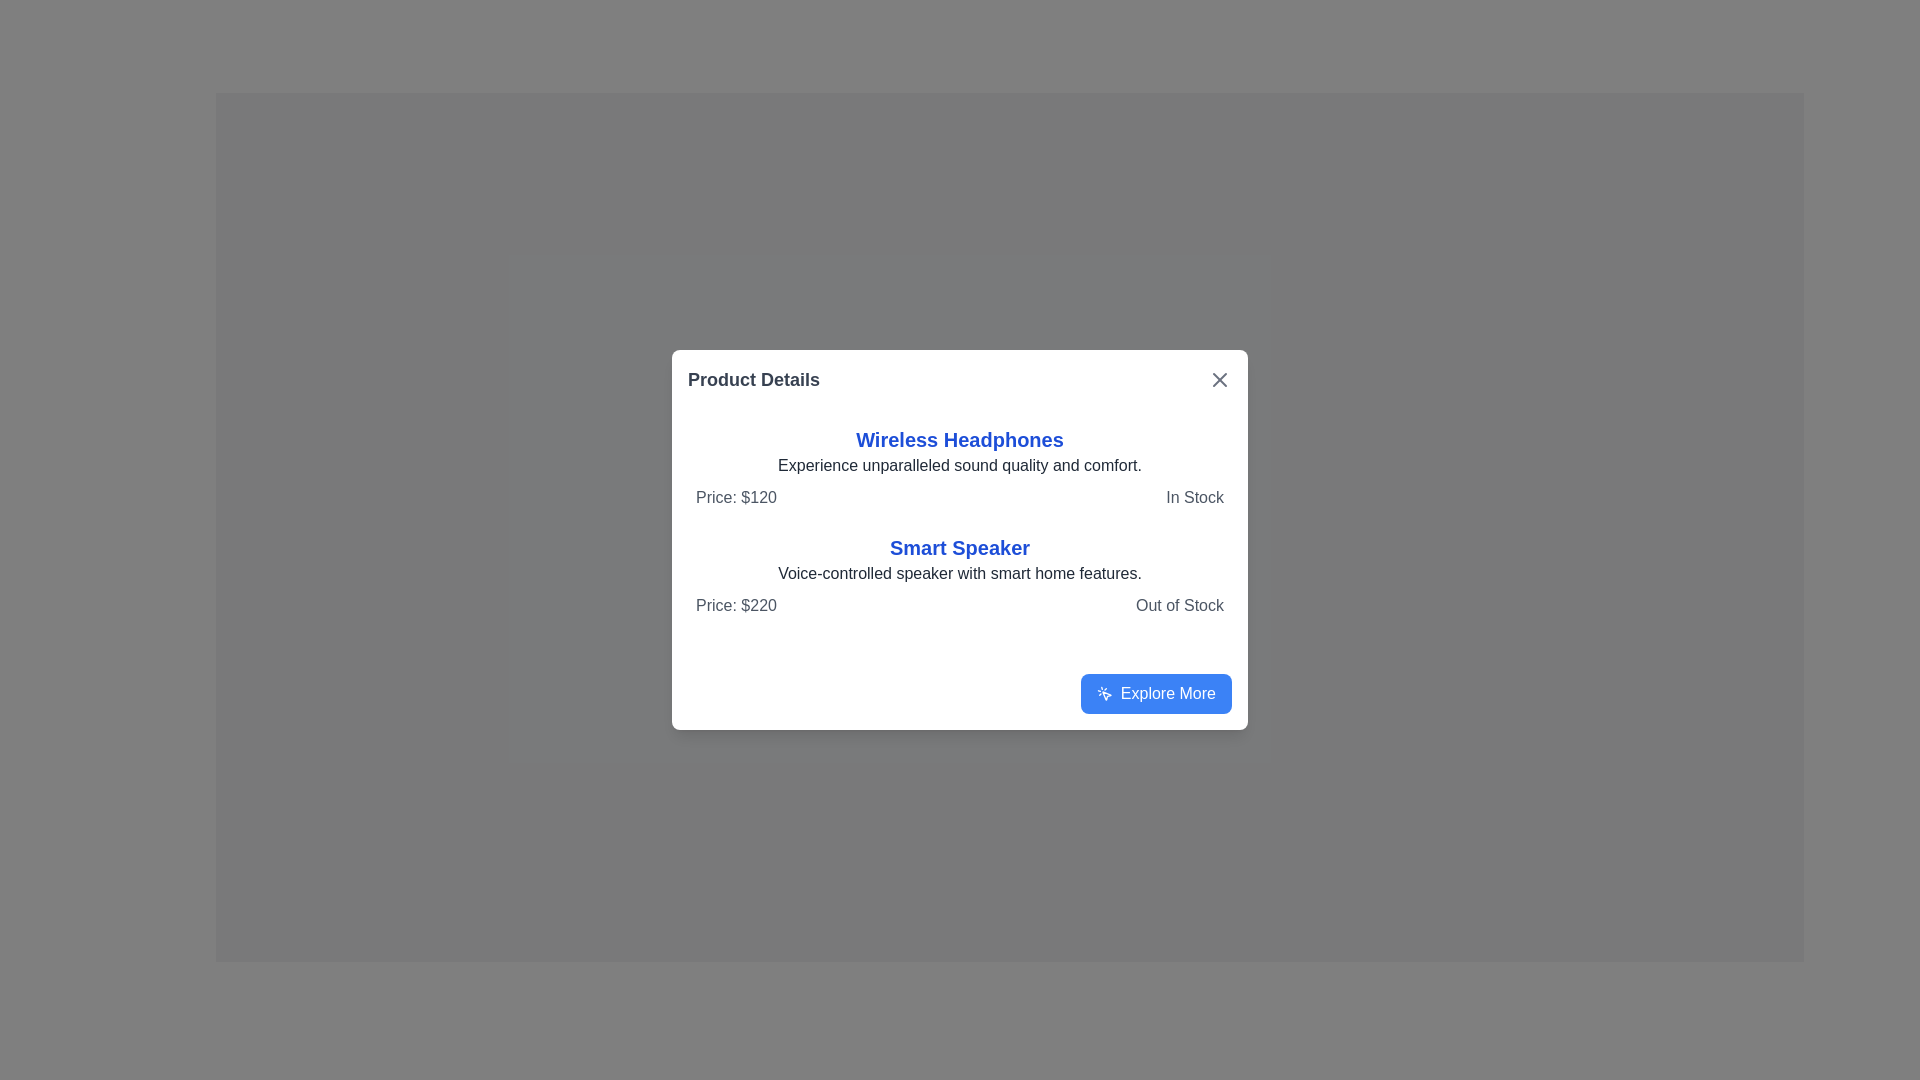  What do you see at coordinates (960, 574) in the screenshot?
I see `the static descriptive text element that provides information about the 'Smart Speaker' product, located below the title 'Smart Speaker' and above the price information 'Price: $220'` at bounding box center [960, 574].